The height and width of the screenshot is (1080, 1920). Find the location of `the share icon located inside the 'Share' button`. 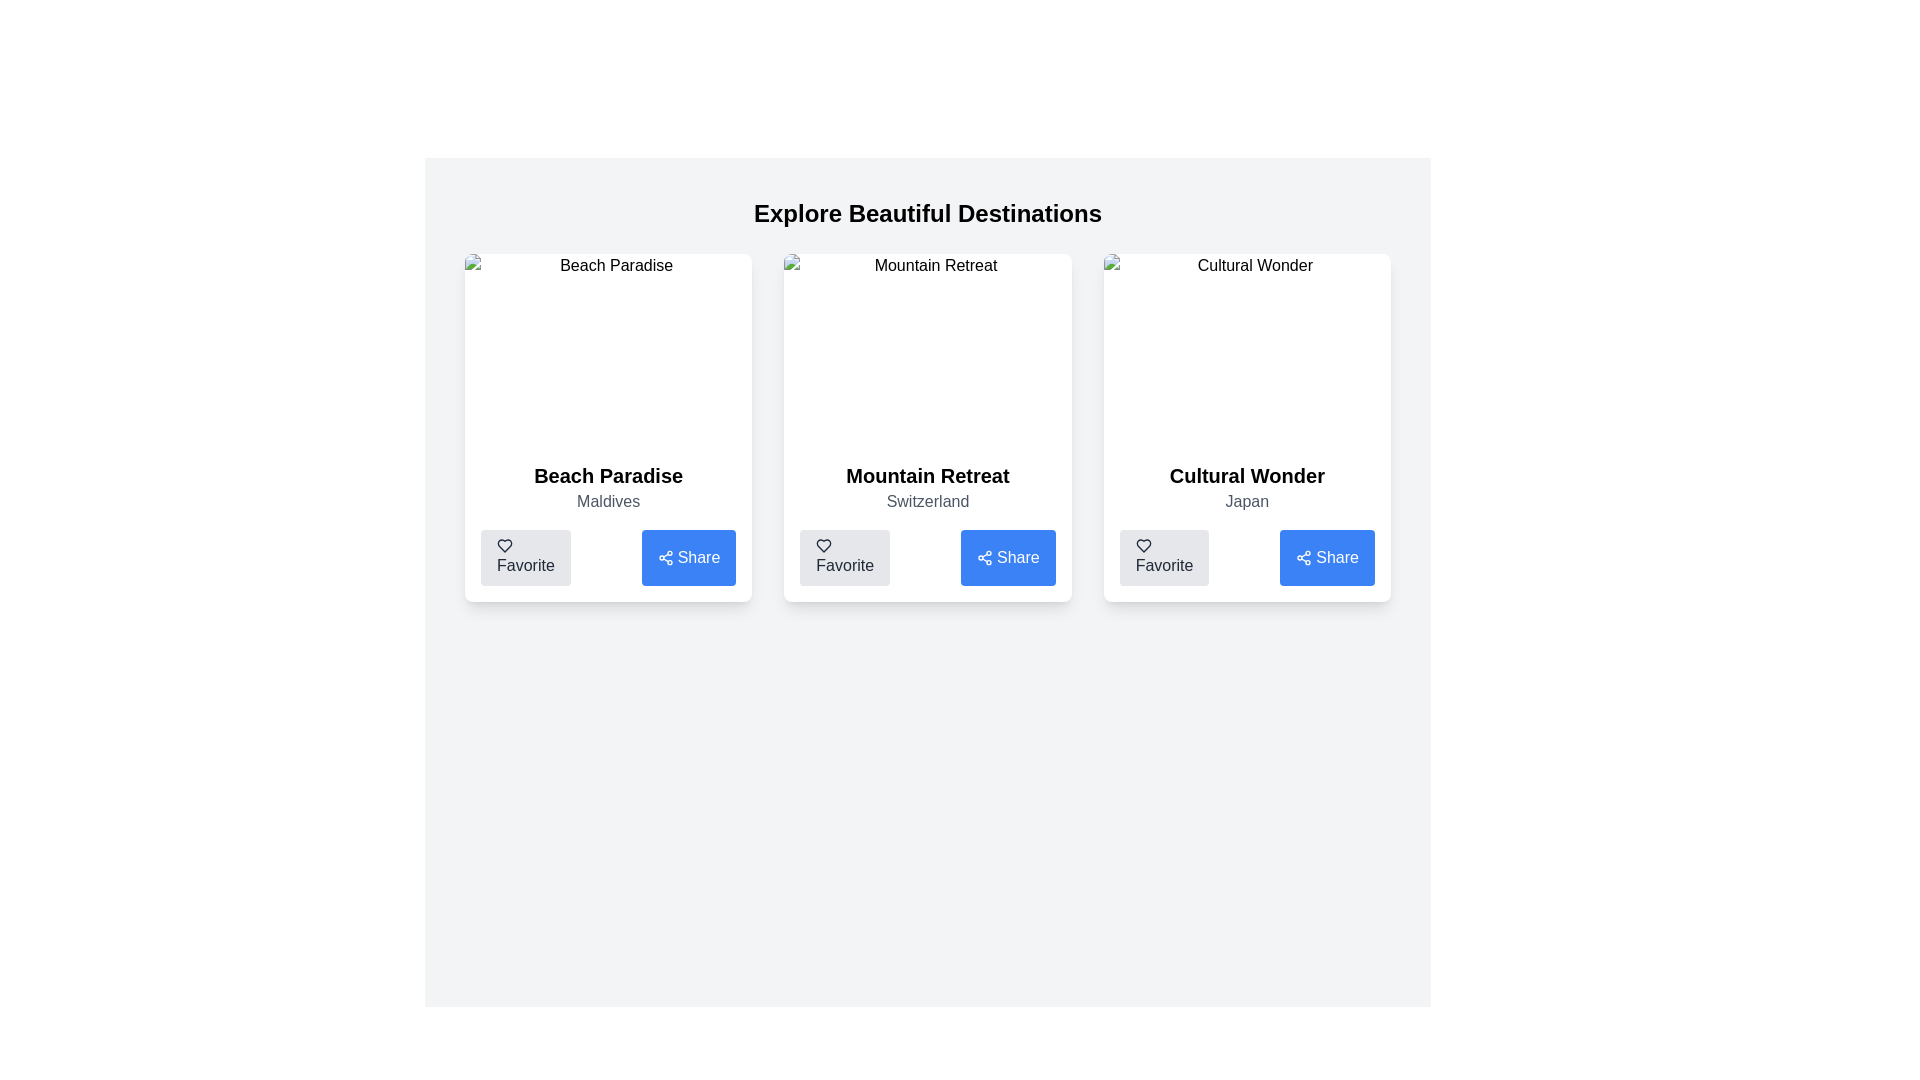

the share icon located inside the 'Share' button is located at coordinates (984, 558).